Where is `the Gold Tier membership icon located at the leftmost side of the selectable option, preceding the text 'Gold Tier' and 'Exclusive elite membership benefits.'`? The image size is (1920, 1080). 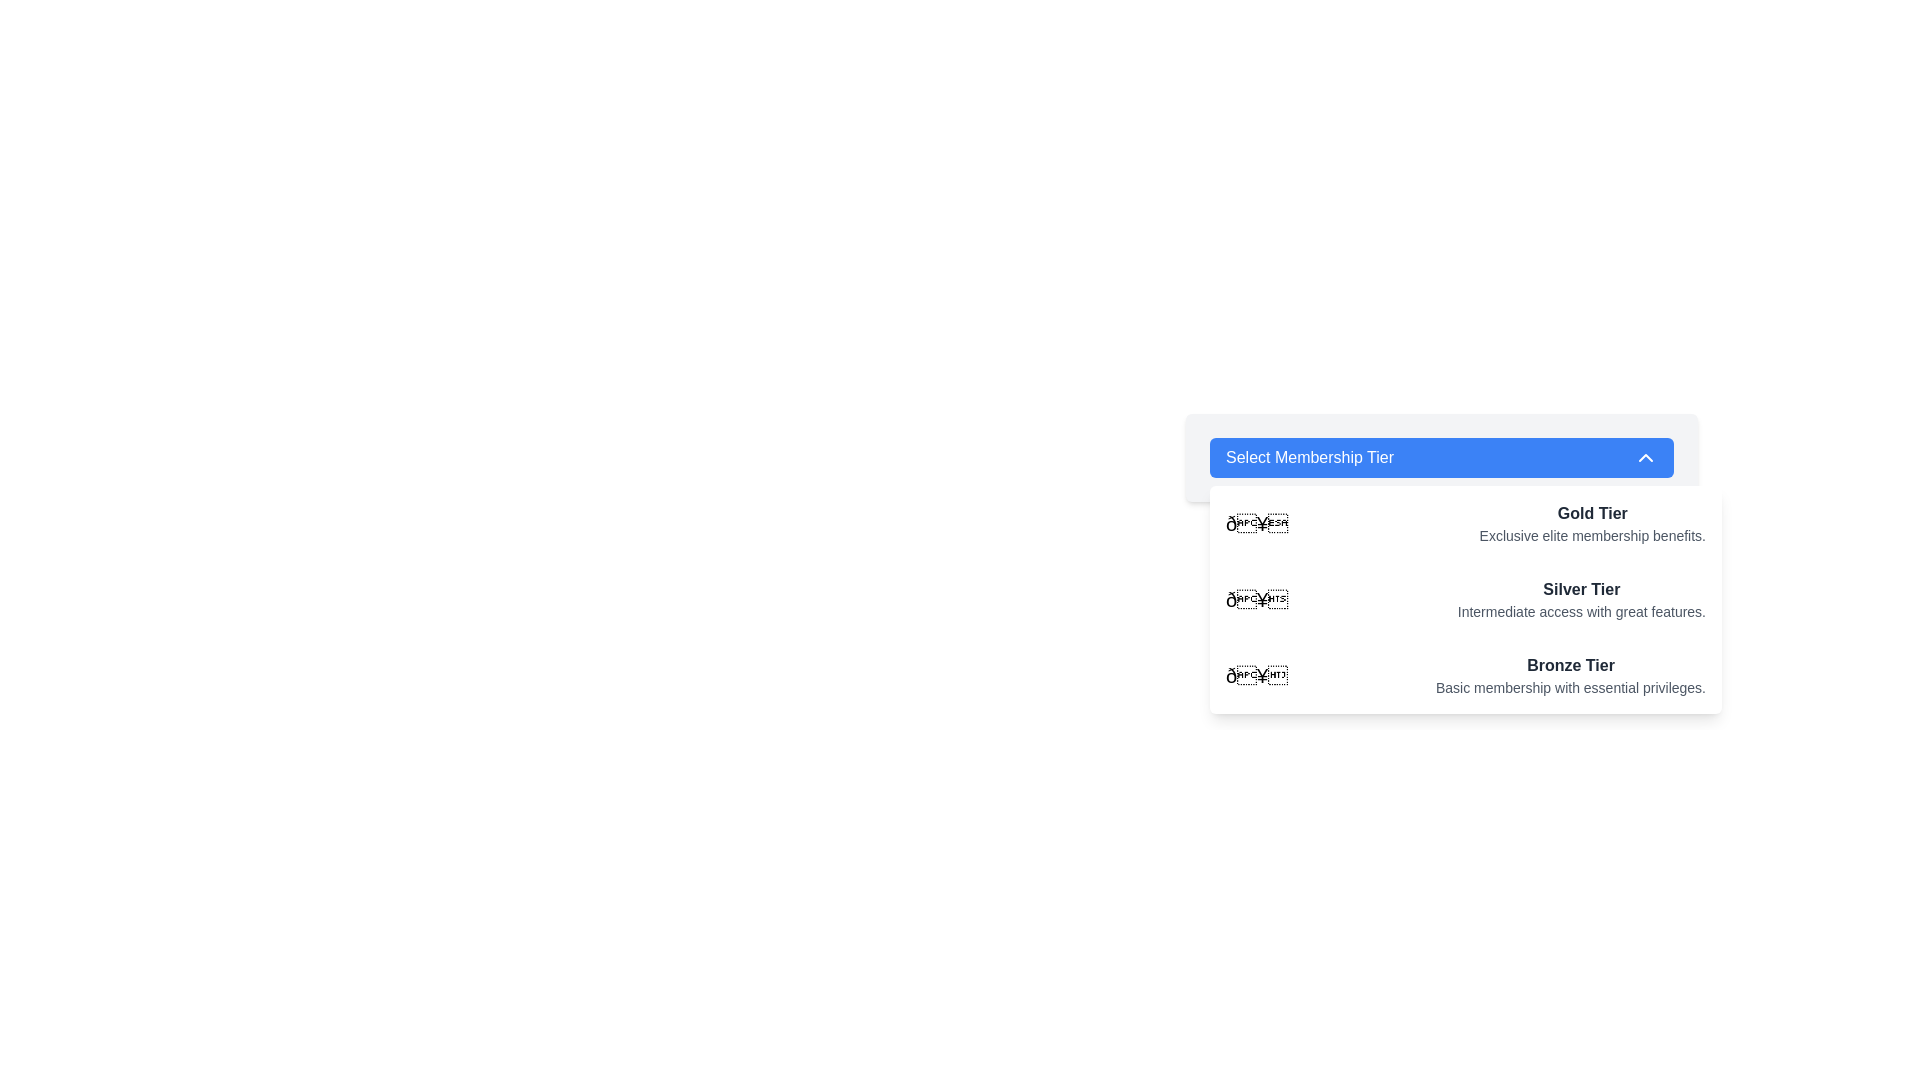 the Gold Tier membership icon located at the leftmost side of the selectable option, preceding the text 'Gold Tier' and 'Exclusive elite membership benefits.' is located at coordinates (1256, 523).